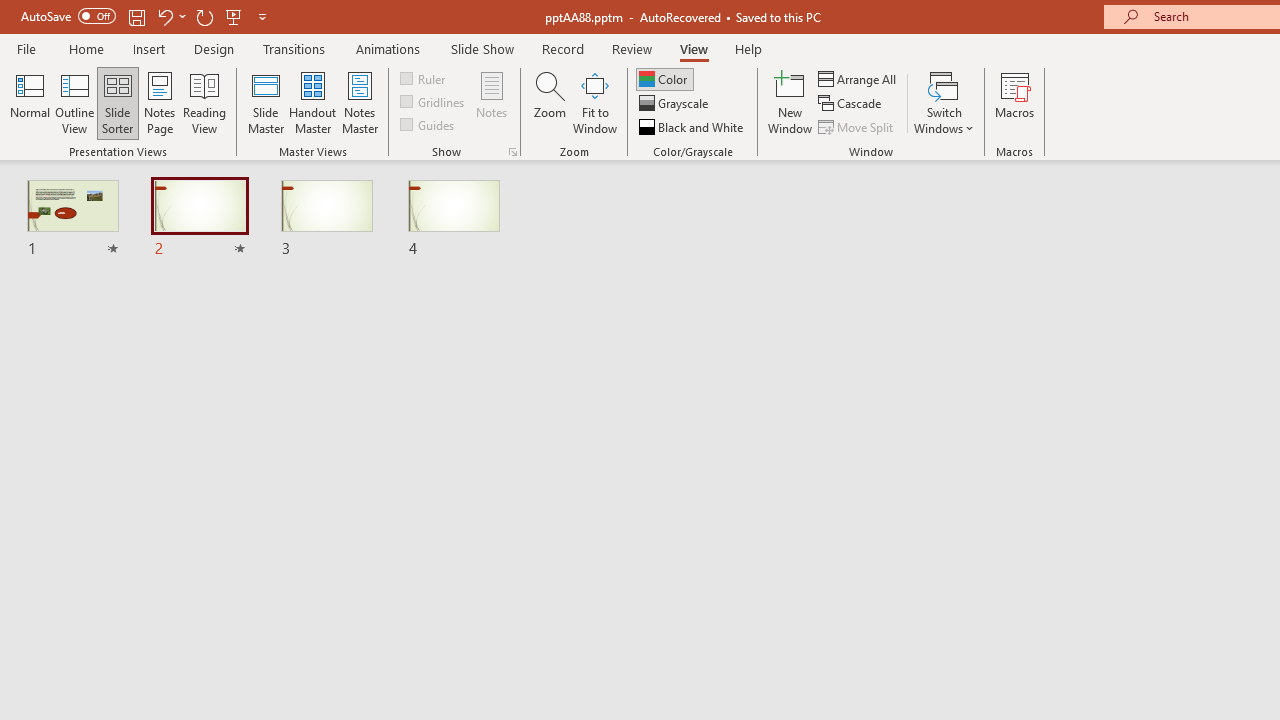 The width and height of the screenshot is (1280, 720). What do you see at coordinates (264, 103) in the screenshot?
I see `'Slide Master'` at bounding box center [264, 103].